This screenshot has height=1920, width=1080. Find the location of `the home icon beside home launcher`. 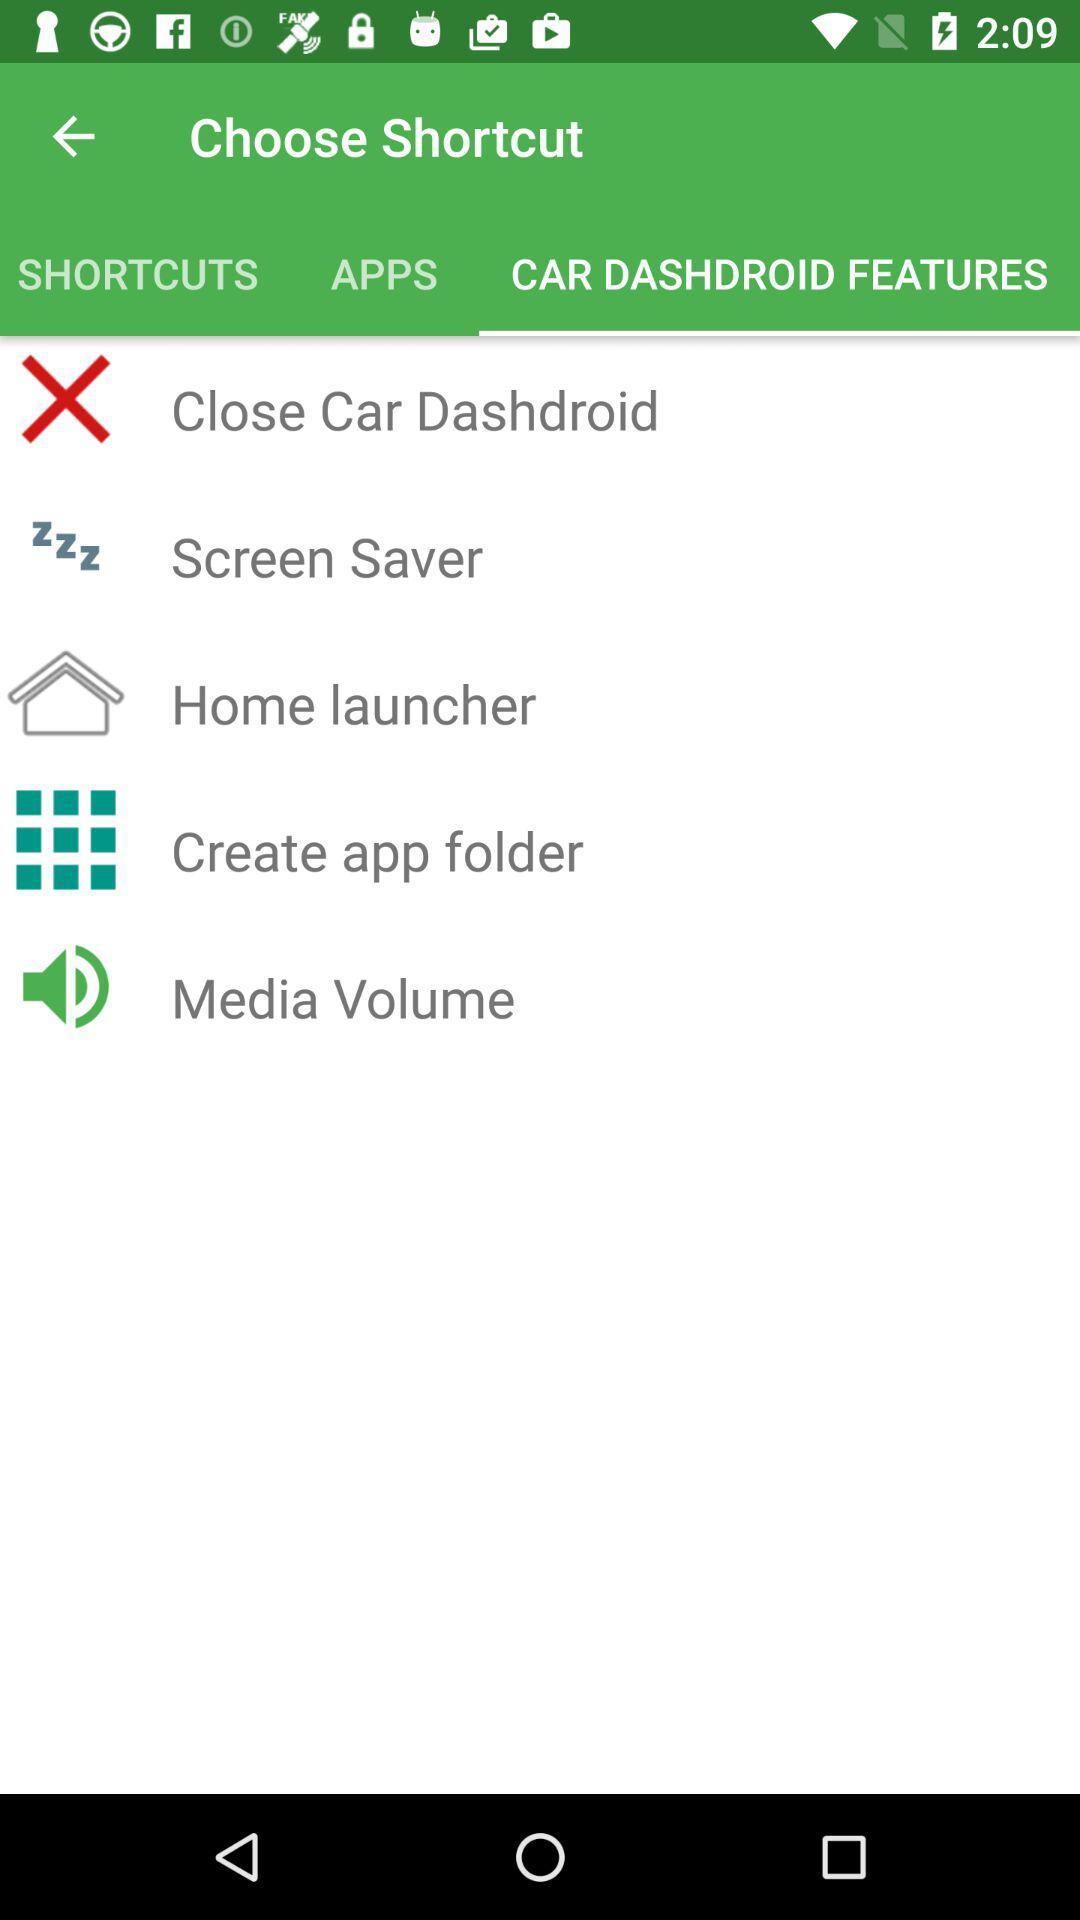

the home icon beside home launcher is located at coordinates (64, 692).